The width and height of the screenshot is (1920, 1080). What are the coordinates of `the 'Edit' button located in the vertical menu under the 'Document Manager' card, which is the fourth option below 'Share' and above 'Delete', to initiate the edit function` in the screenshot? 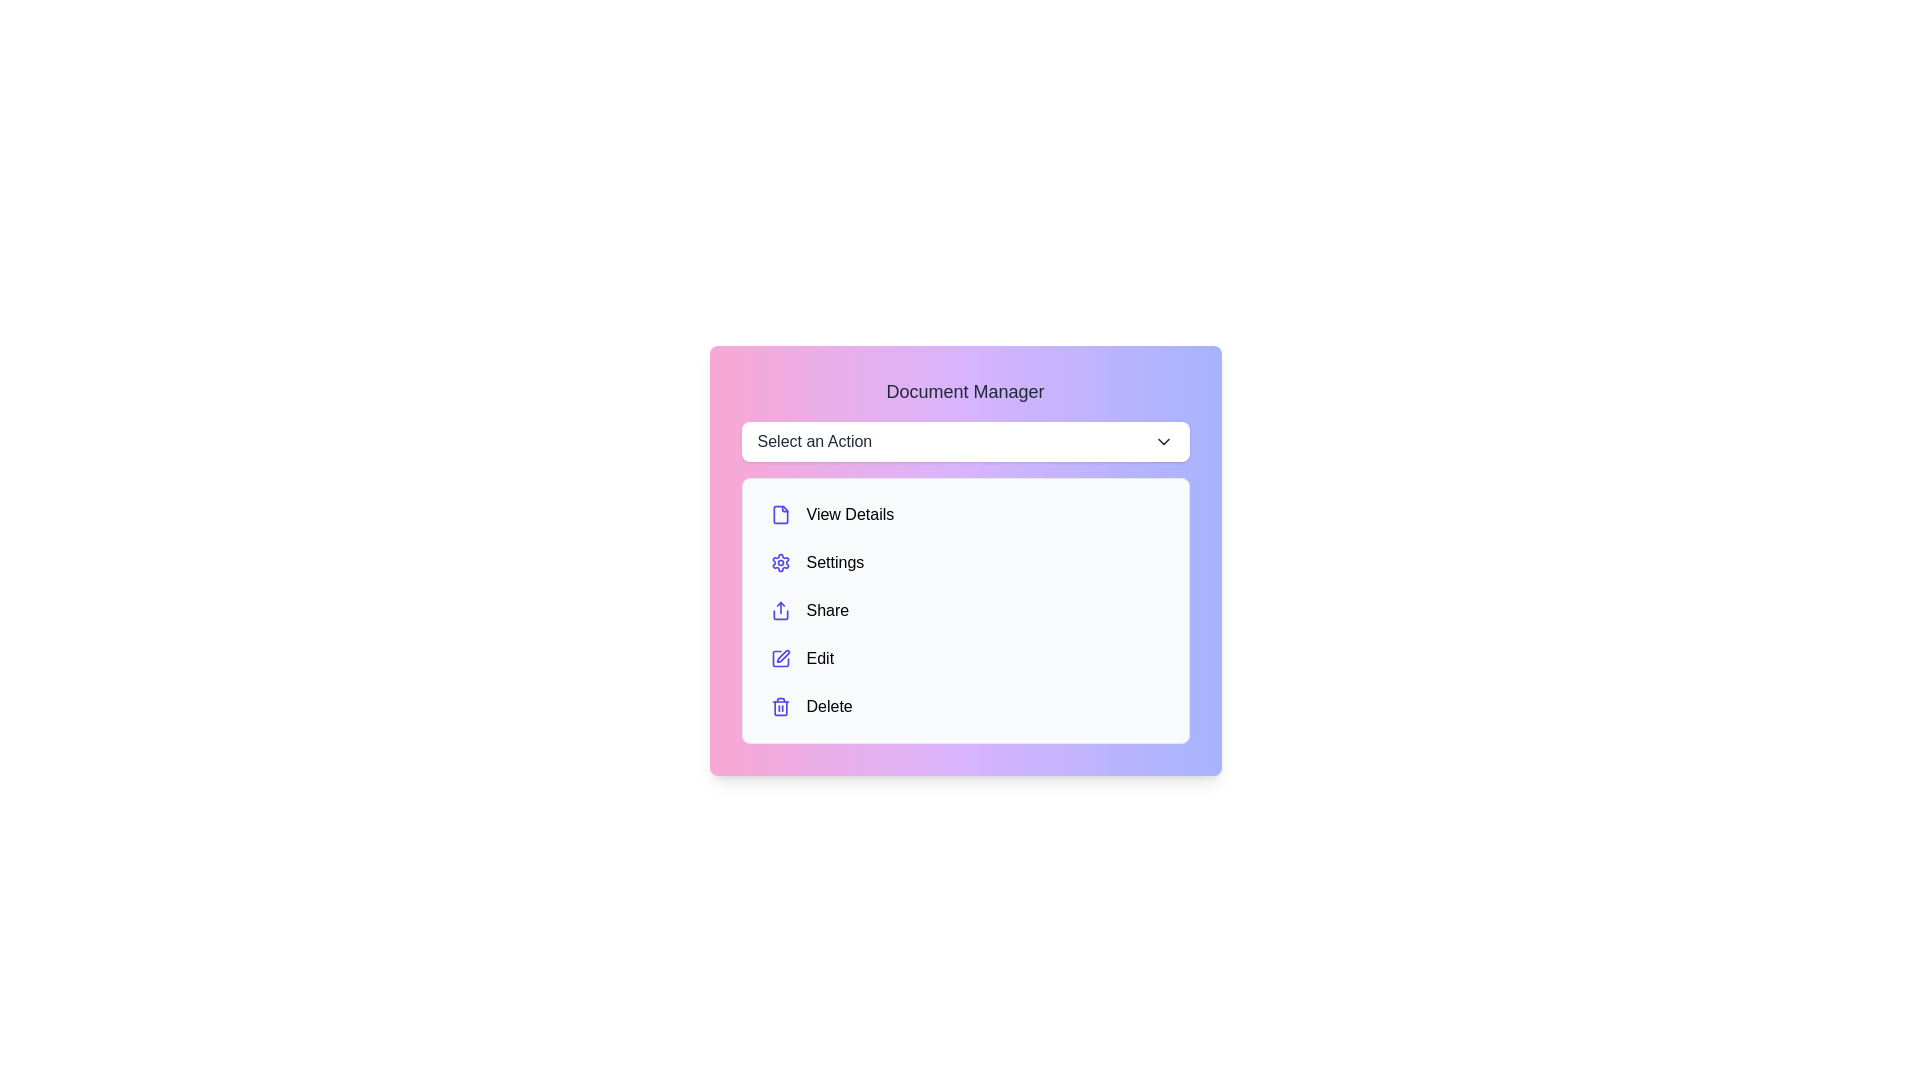 It's located at (965, 659).